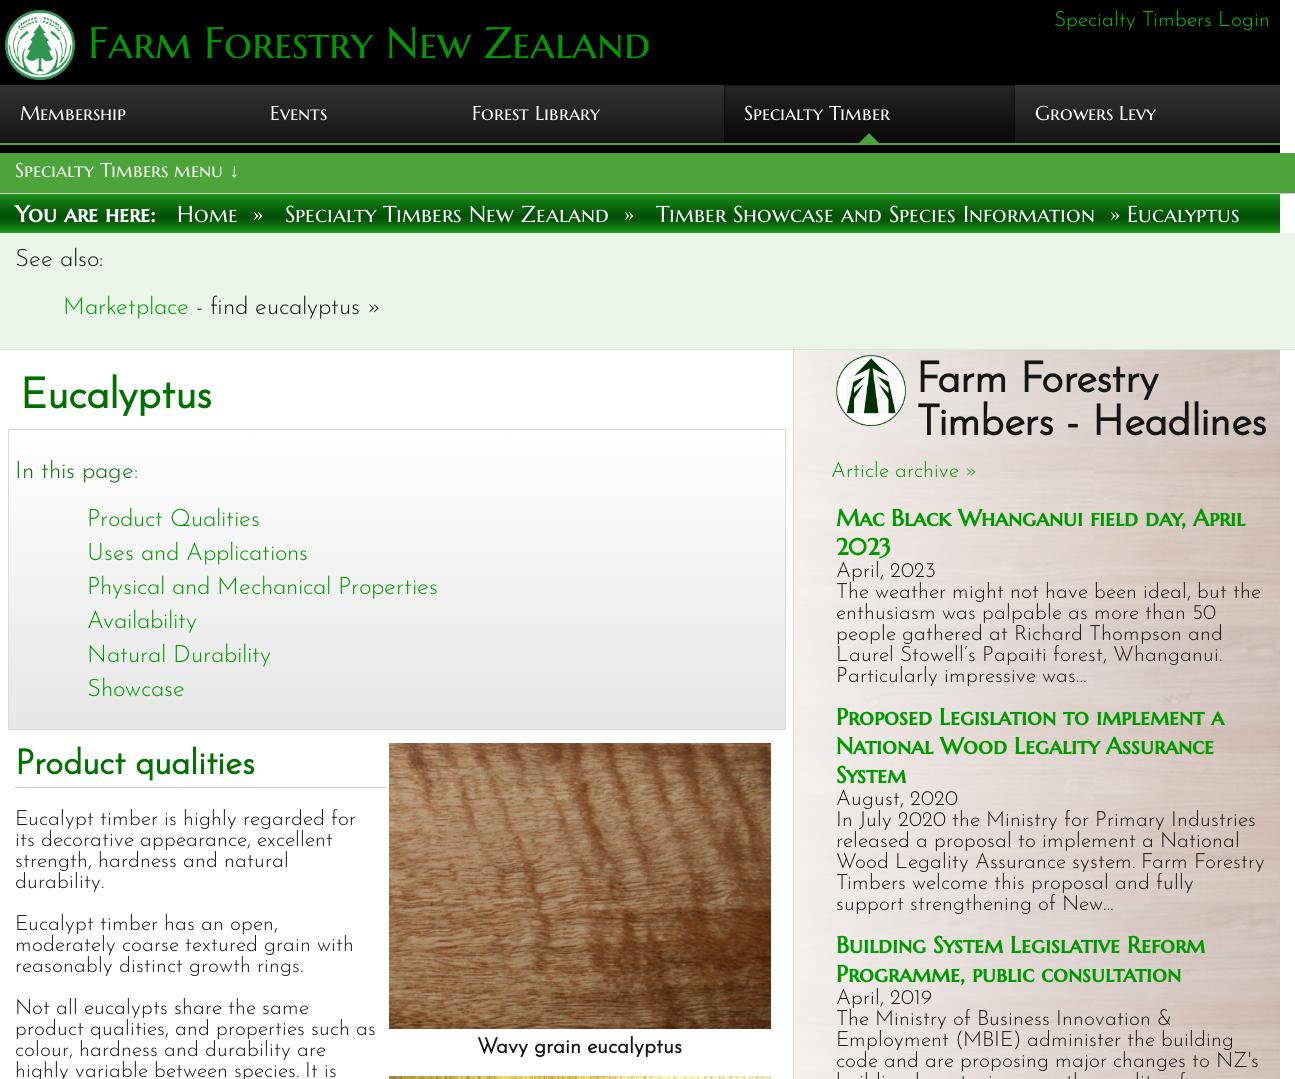 This screenshot has width=1295, height=1079. What do you see at coordinates (206, 212) in the screenshot?
I see `'Home'` at bounding box center [206, 212].